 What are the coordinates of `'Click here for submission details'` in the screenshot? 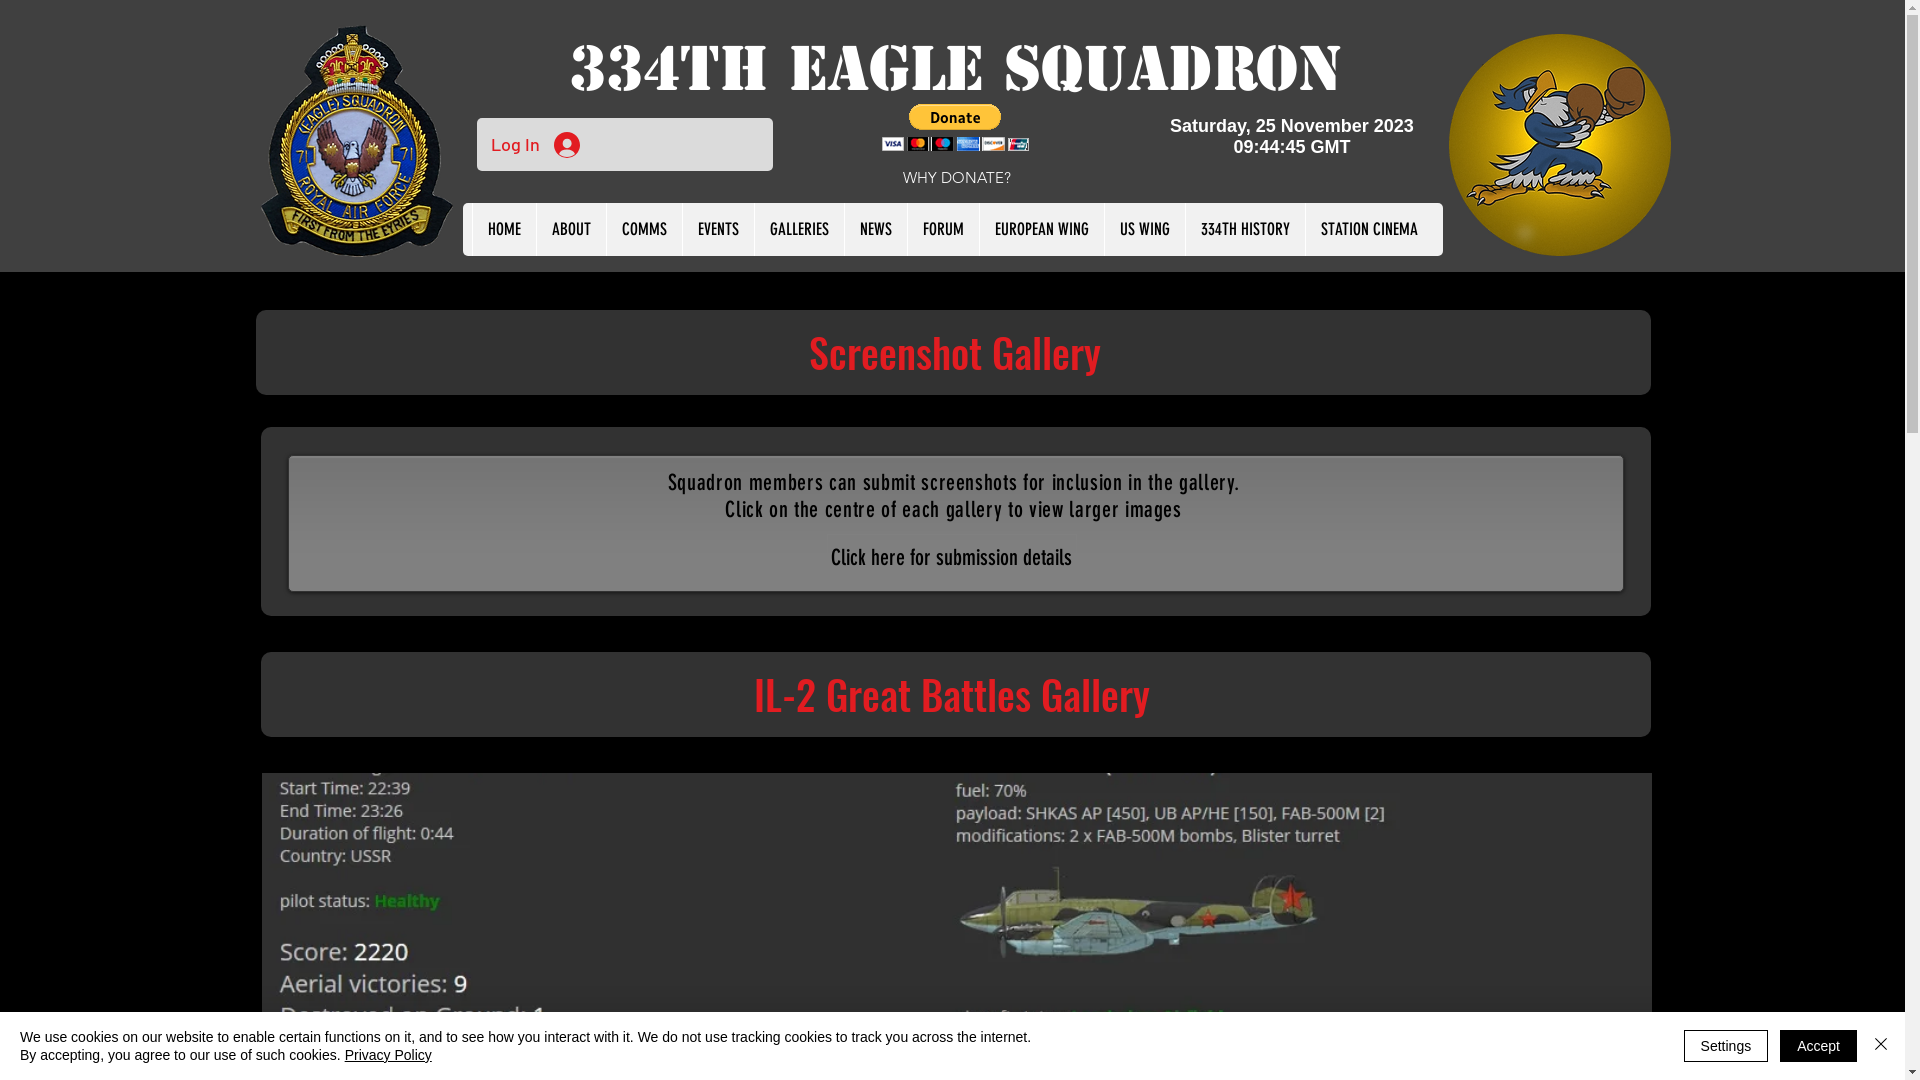 It's located at (949, 556).